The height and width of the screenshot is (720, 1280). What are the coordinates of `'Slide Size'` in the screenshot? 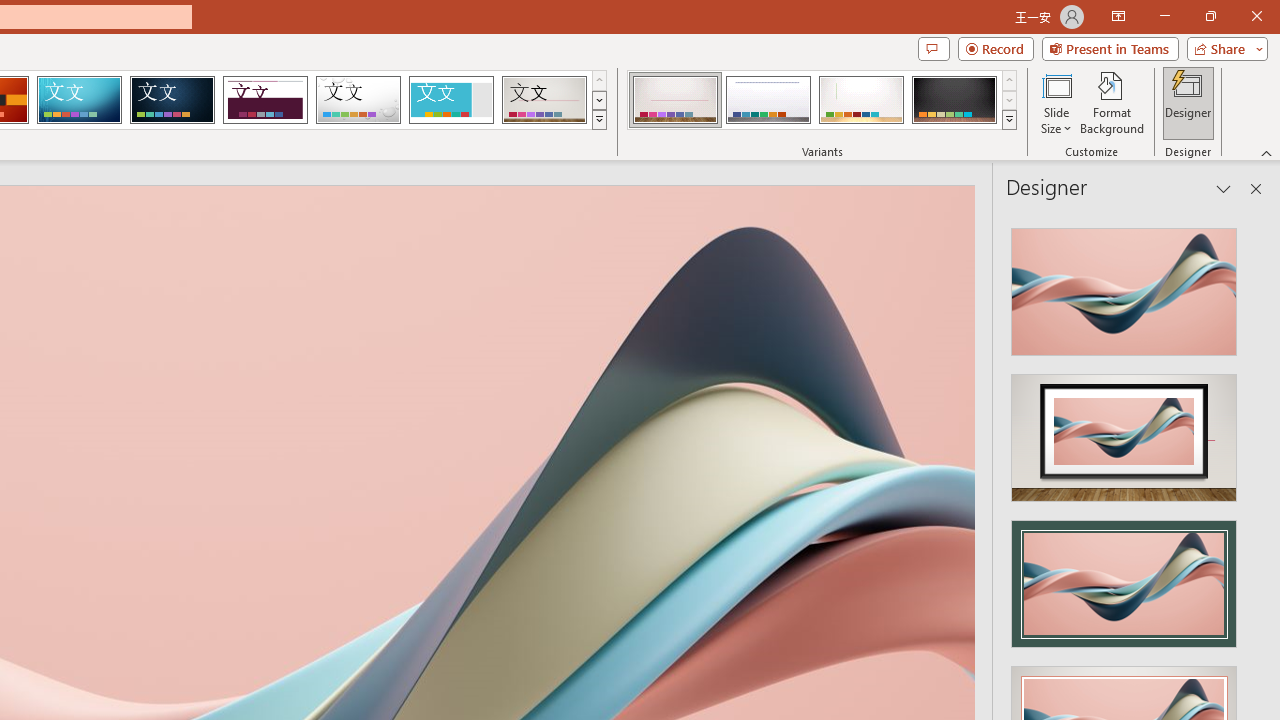 It's located at (1055, 103).